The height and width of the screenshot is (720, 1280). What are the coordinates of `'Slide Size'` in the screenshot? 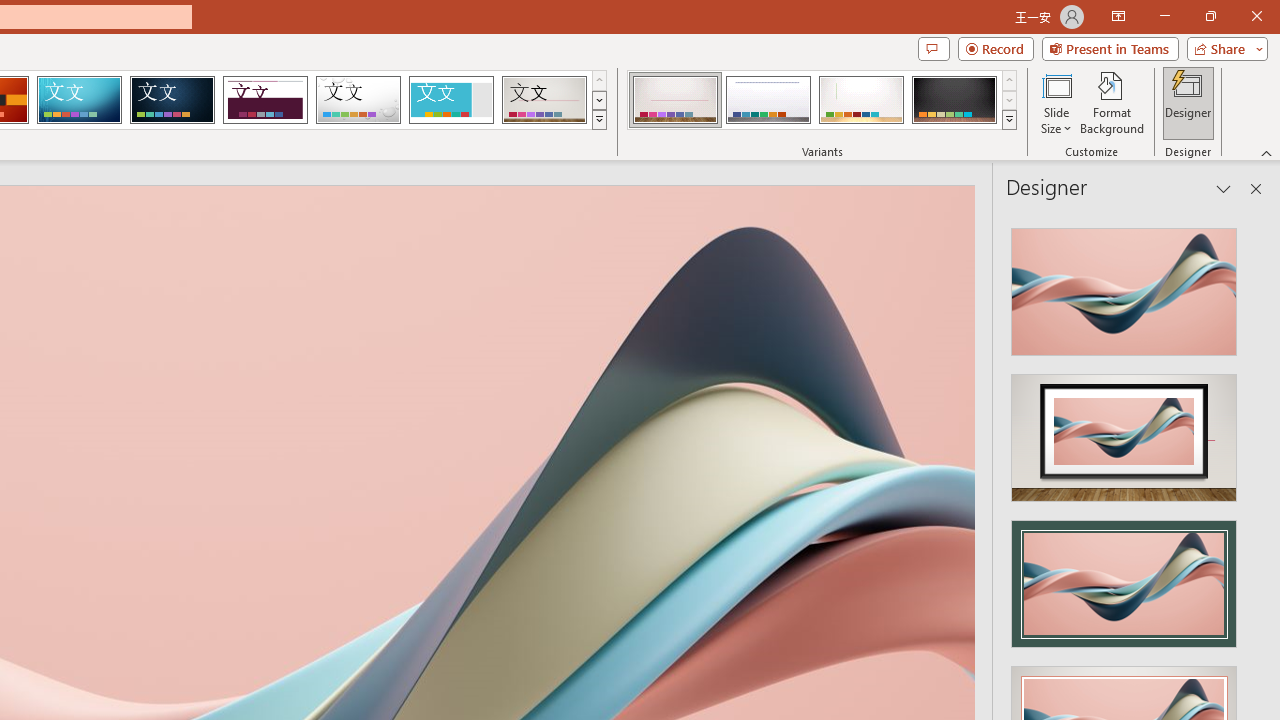 It's located at (1055, 103).